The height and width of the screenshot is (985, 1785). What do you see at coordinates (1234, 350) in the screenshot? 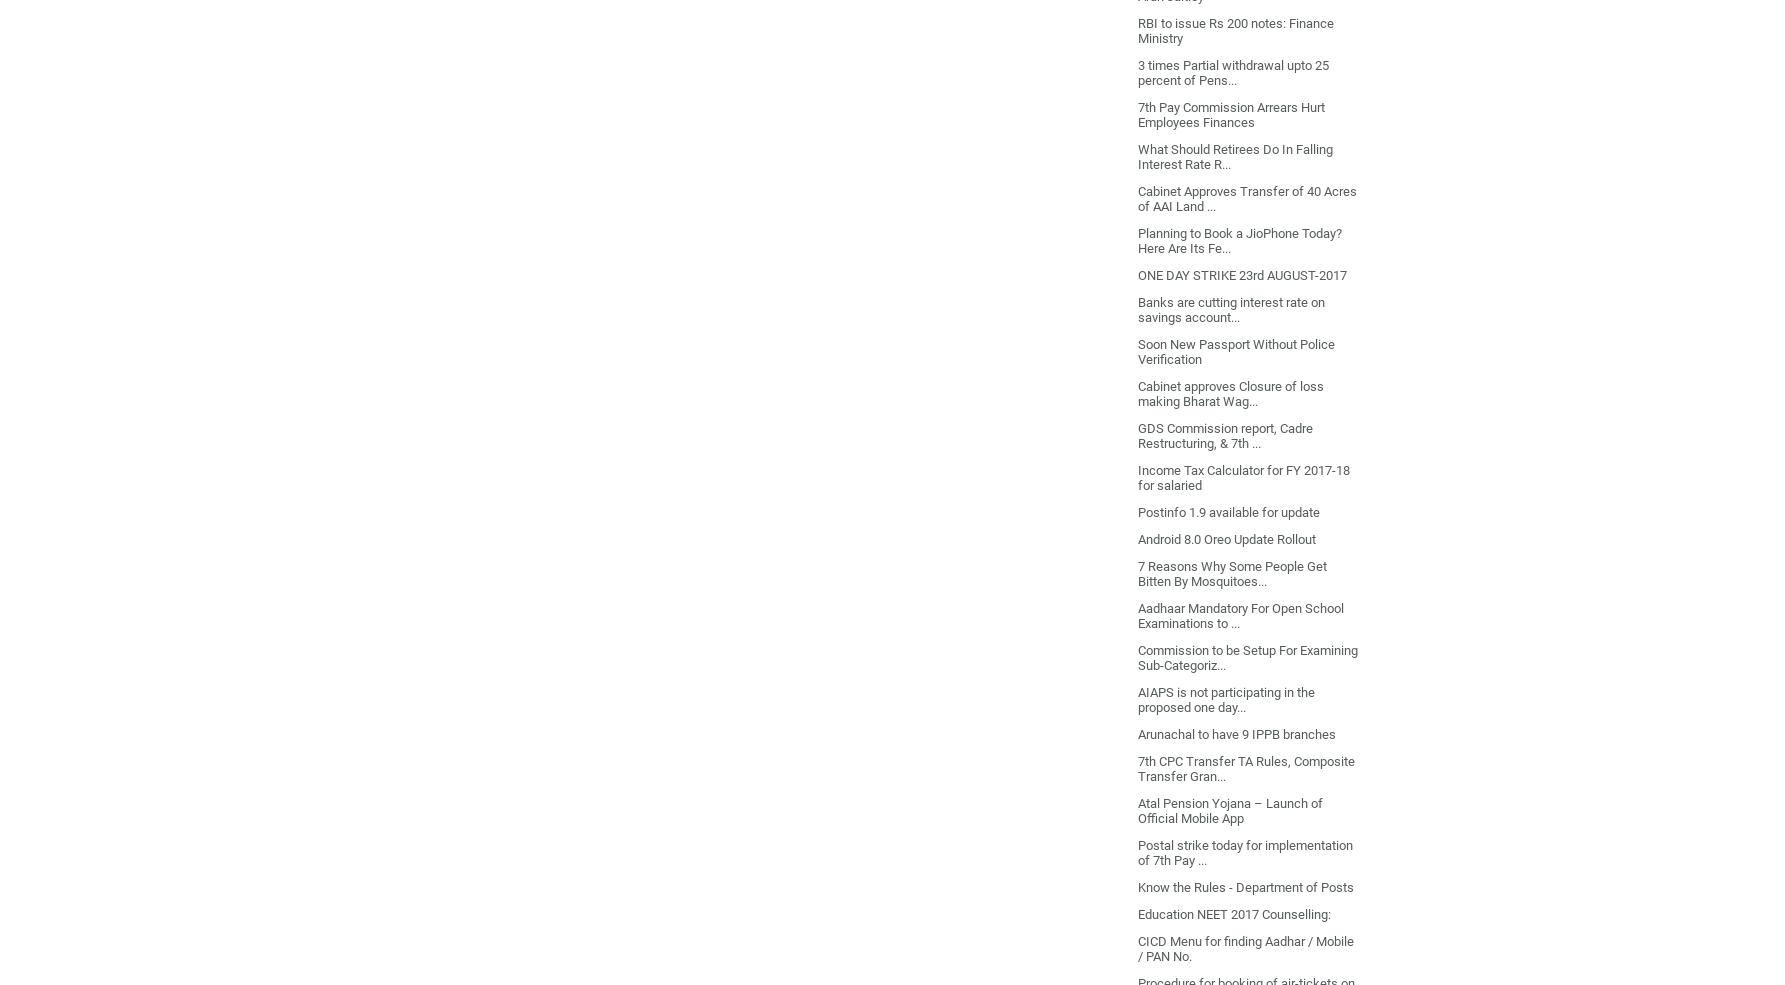
I see `'Soon New Passport Without Police Verification'` at bounding box center [1234, 350].